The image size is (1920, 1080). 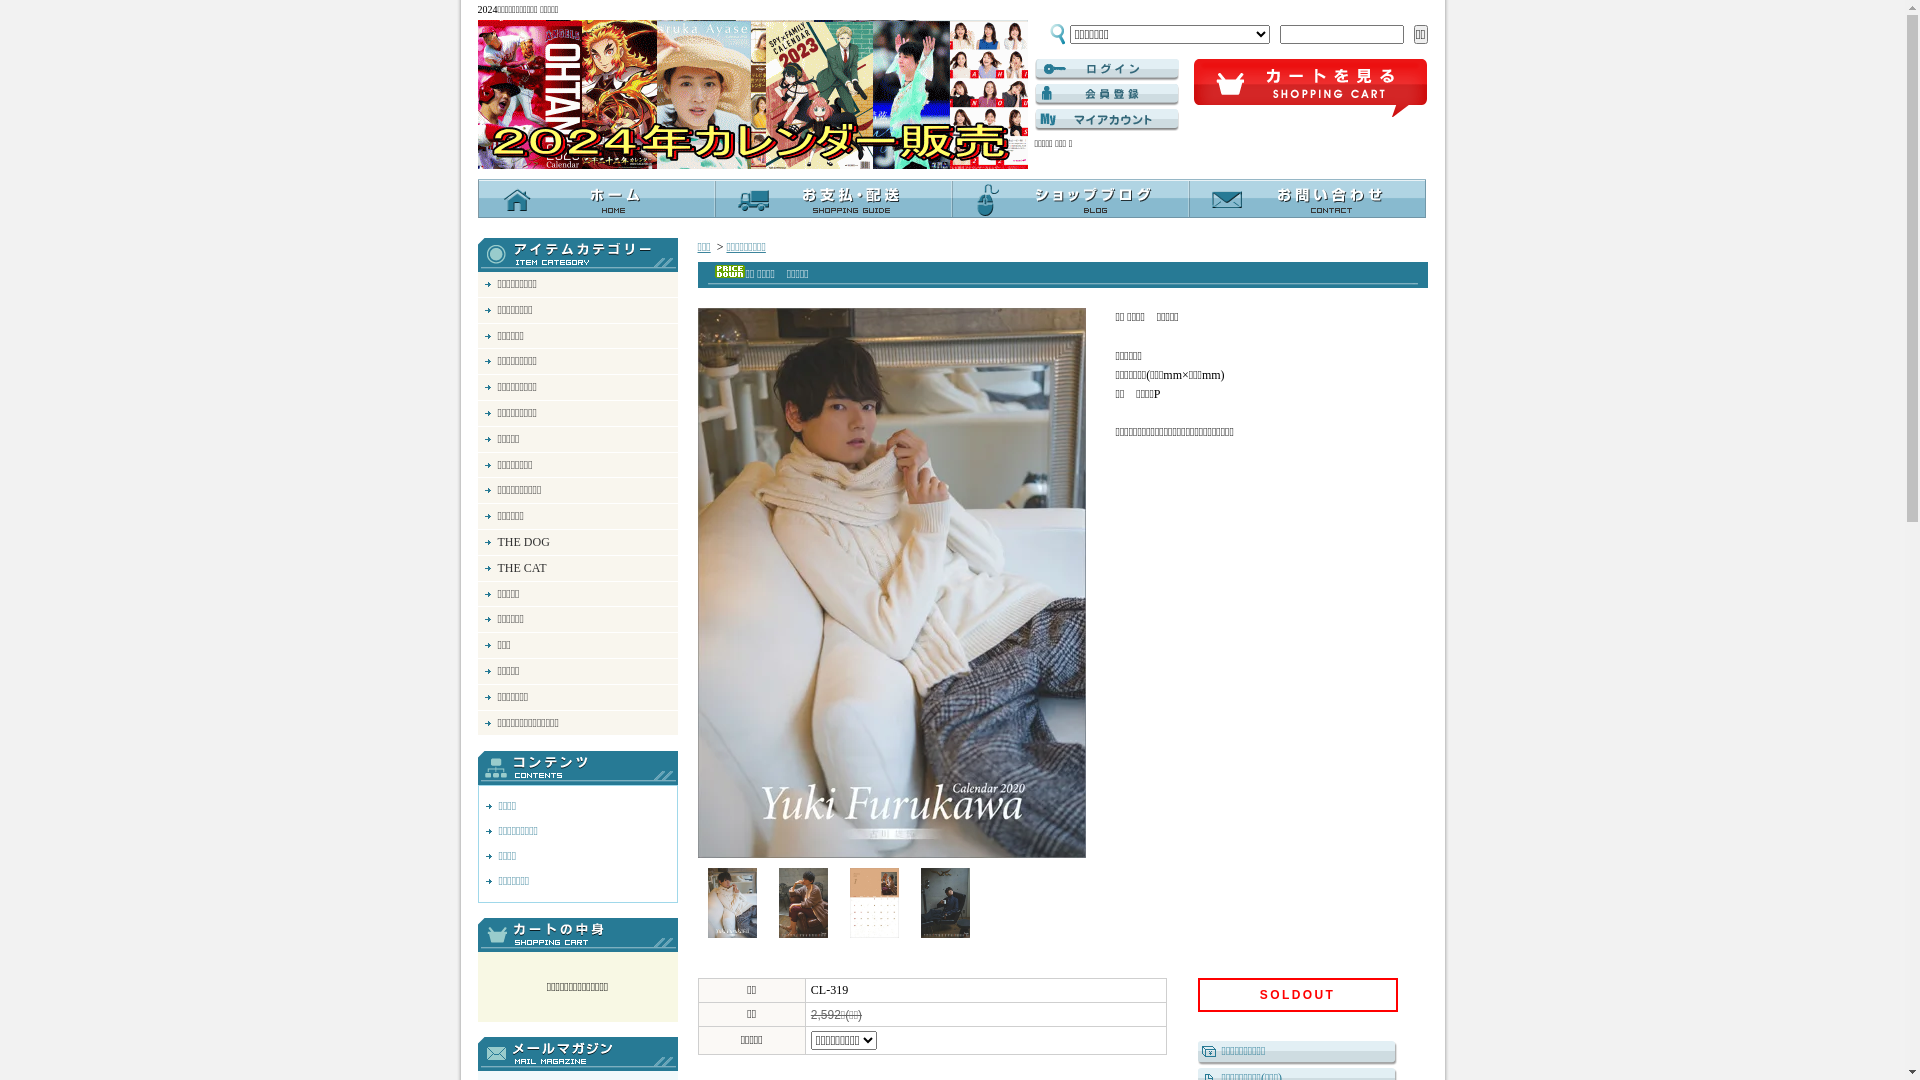 What do you see at coordinates (477, 568) in the screenshot?
I see `'THE CAT'` at bounding box center [477, 568].